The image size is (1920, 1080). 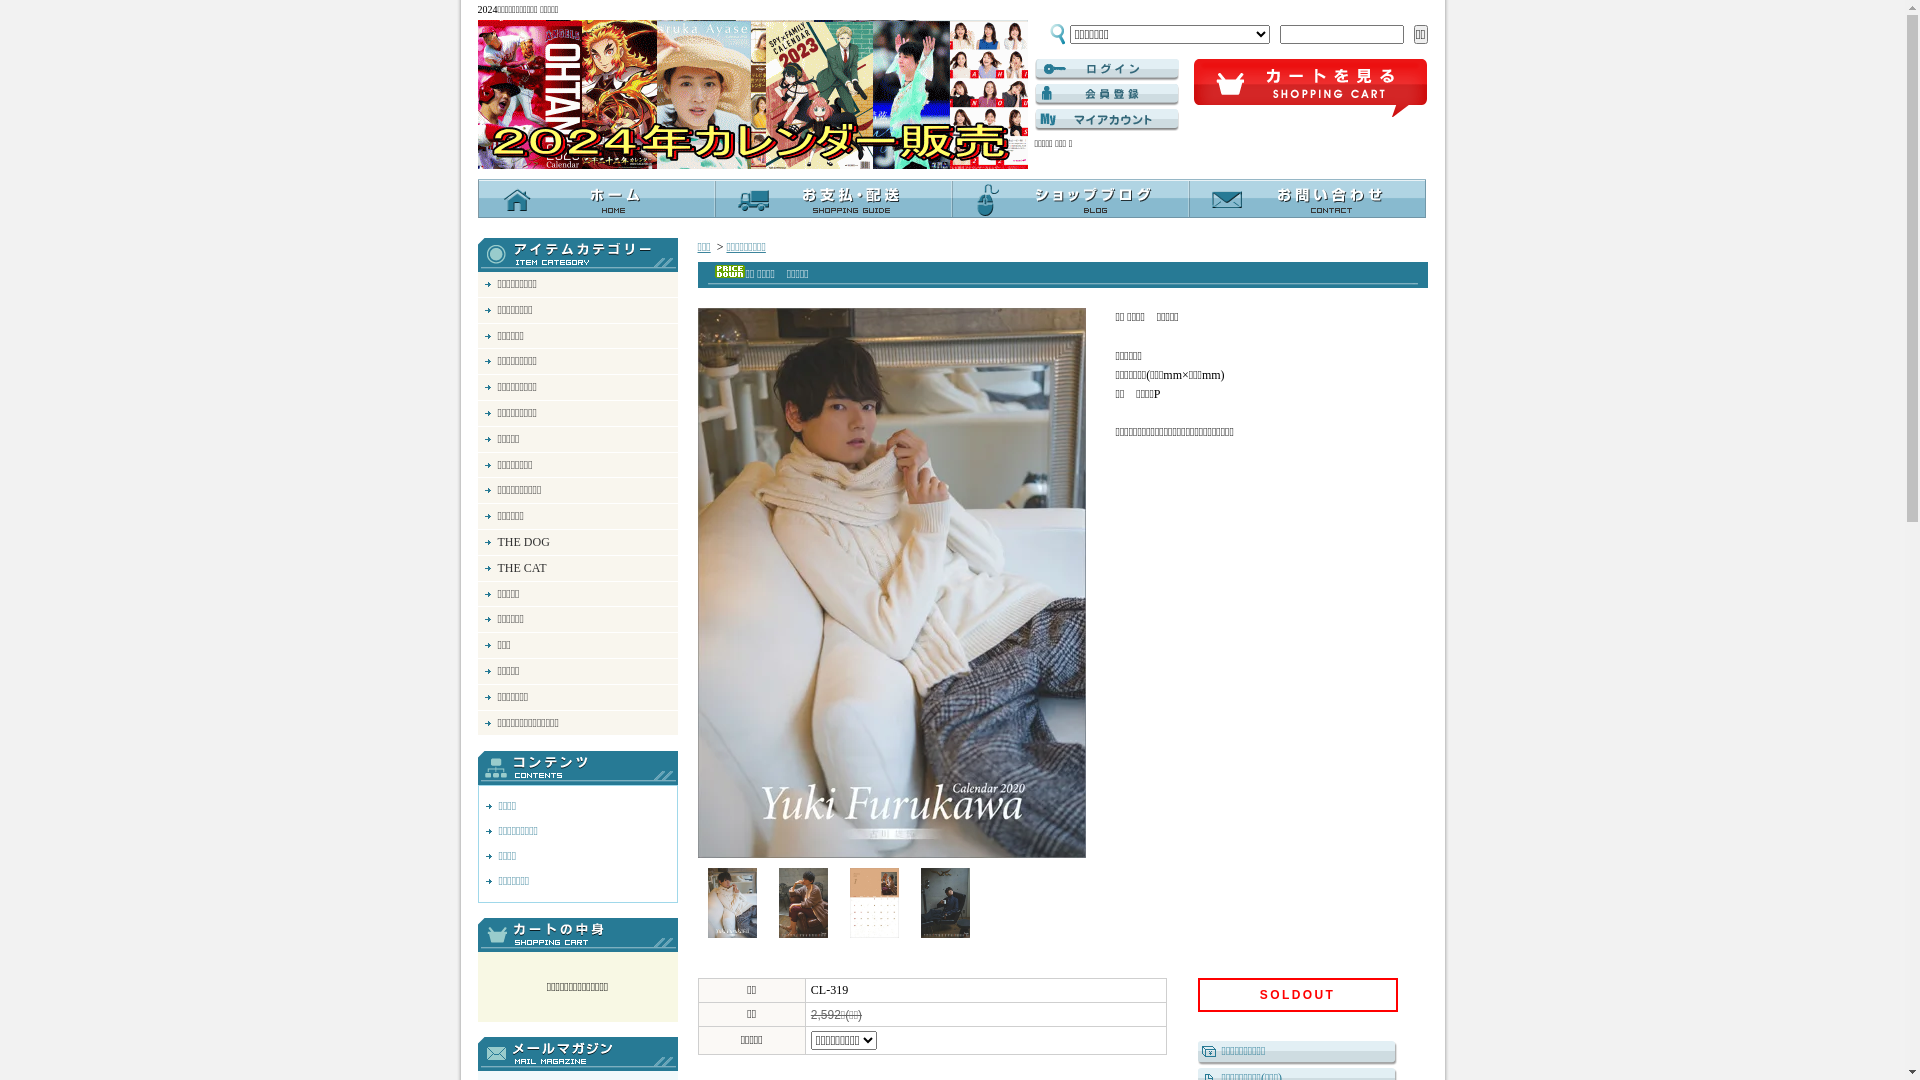 What do you see at coordinates (477, 568) in the screenshot?
I see `'THE CAT'` at bounding box center [477, 568].